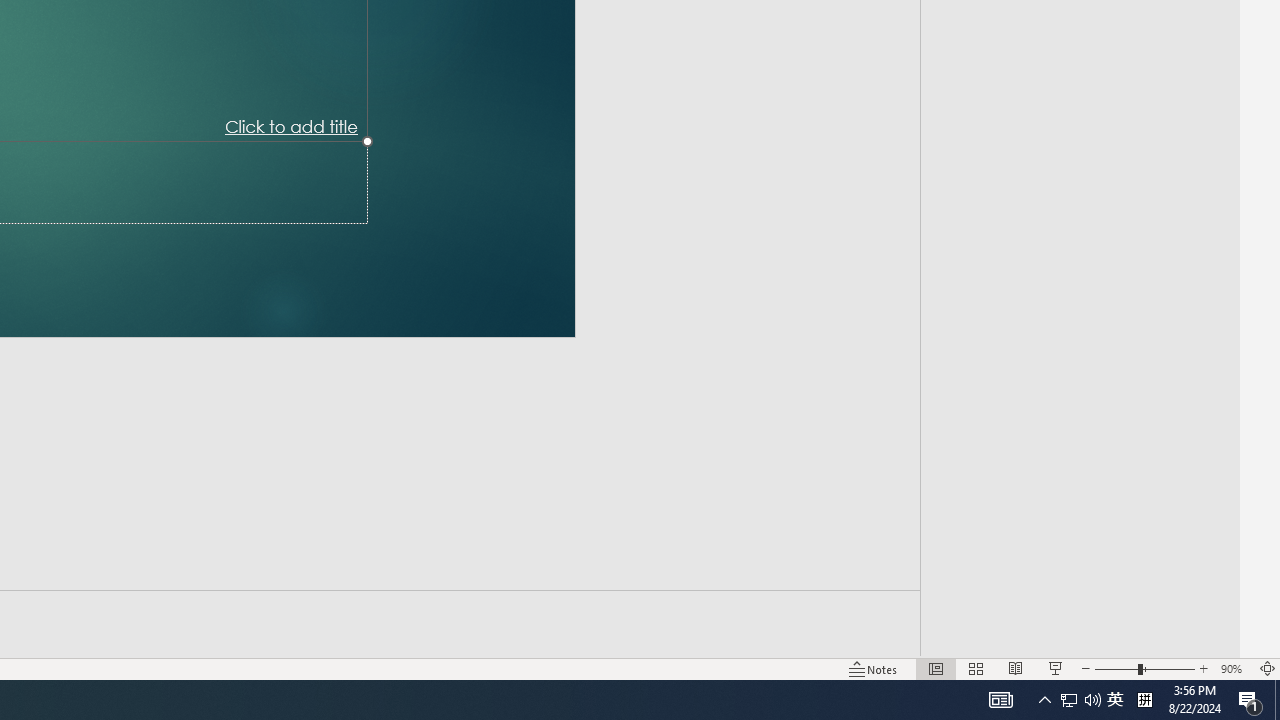 The height and width of the screenshot is (720, 1280). I want to click on 'Zoom 90%', so click(1233, 669).